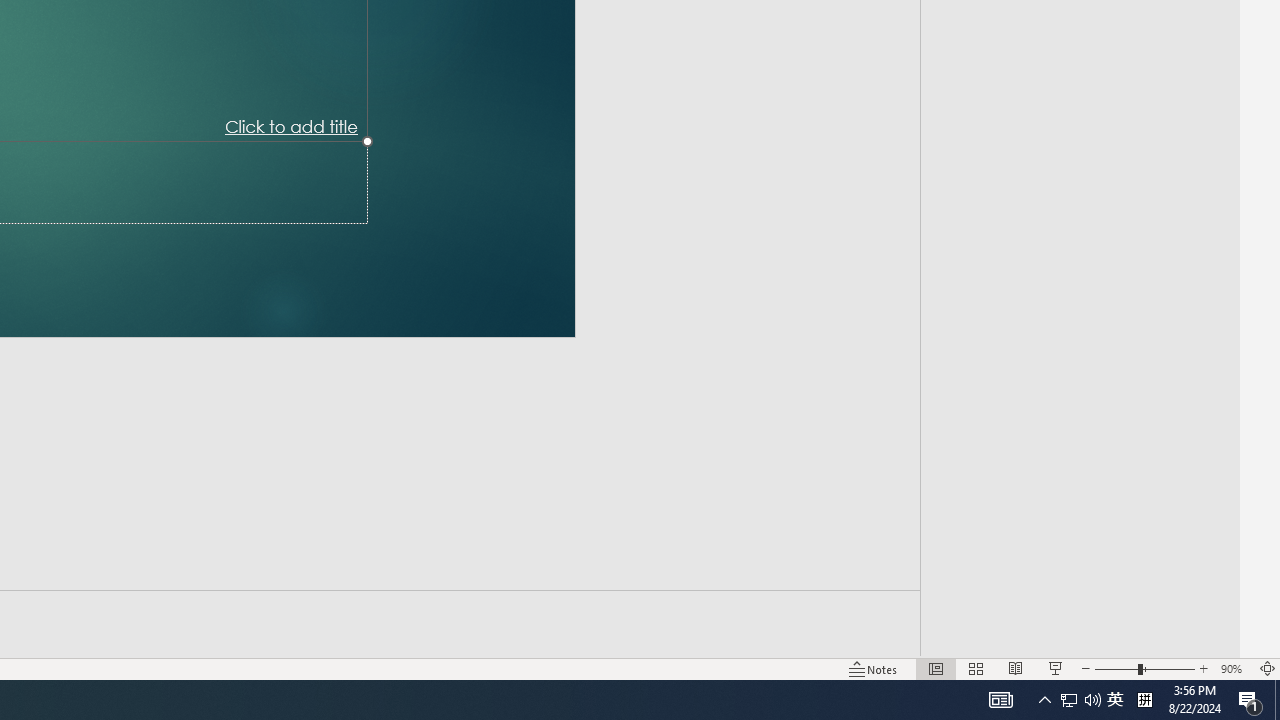 The height and width of the screenshot is (720, 1280). I want to click on 'Zoom 90%', so click(1233, 669).